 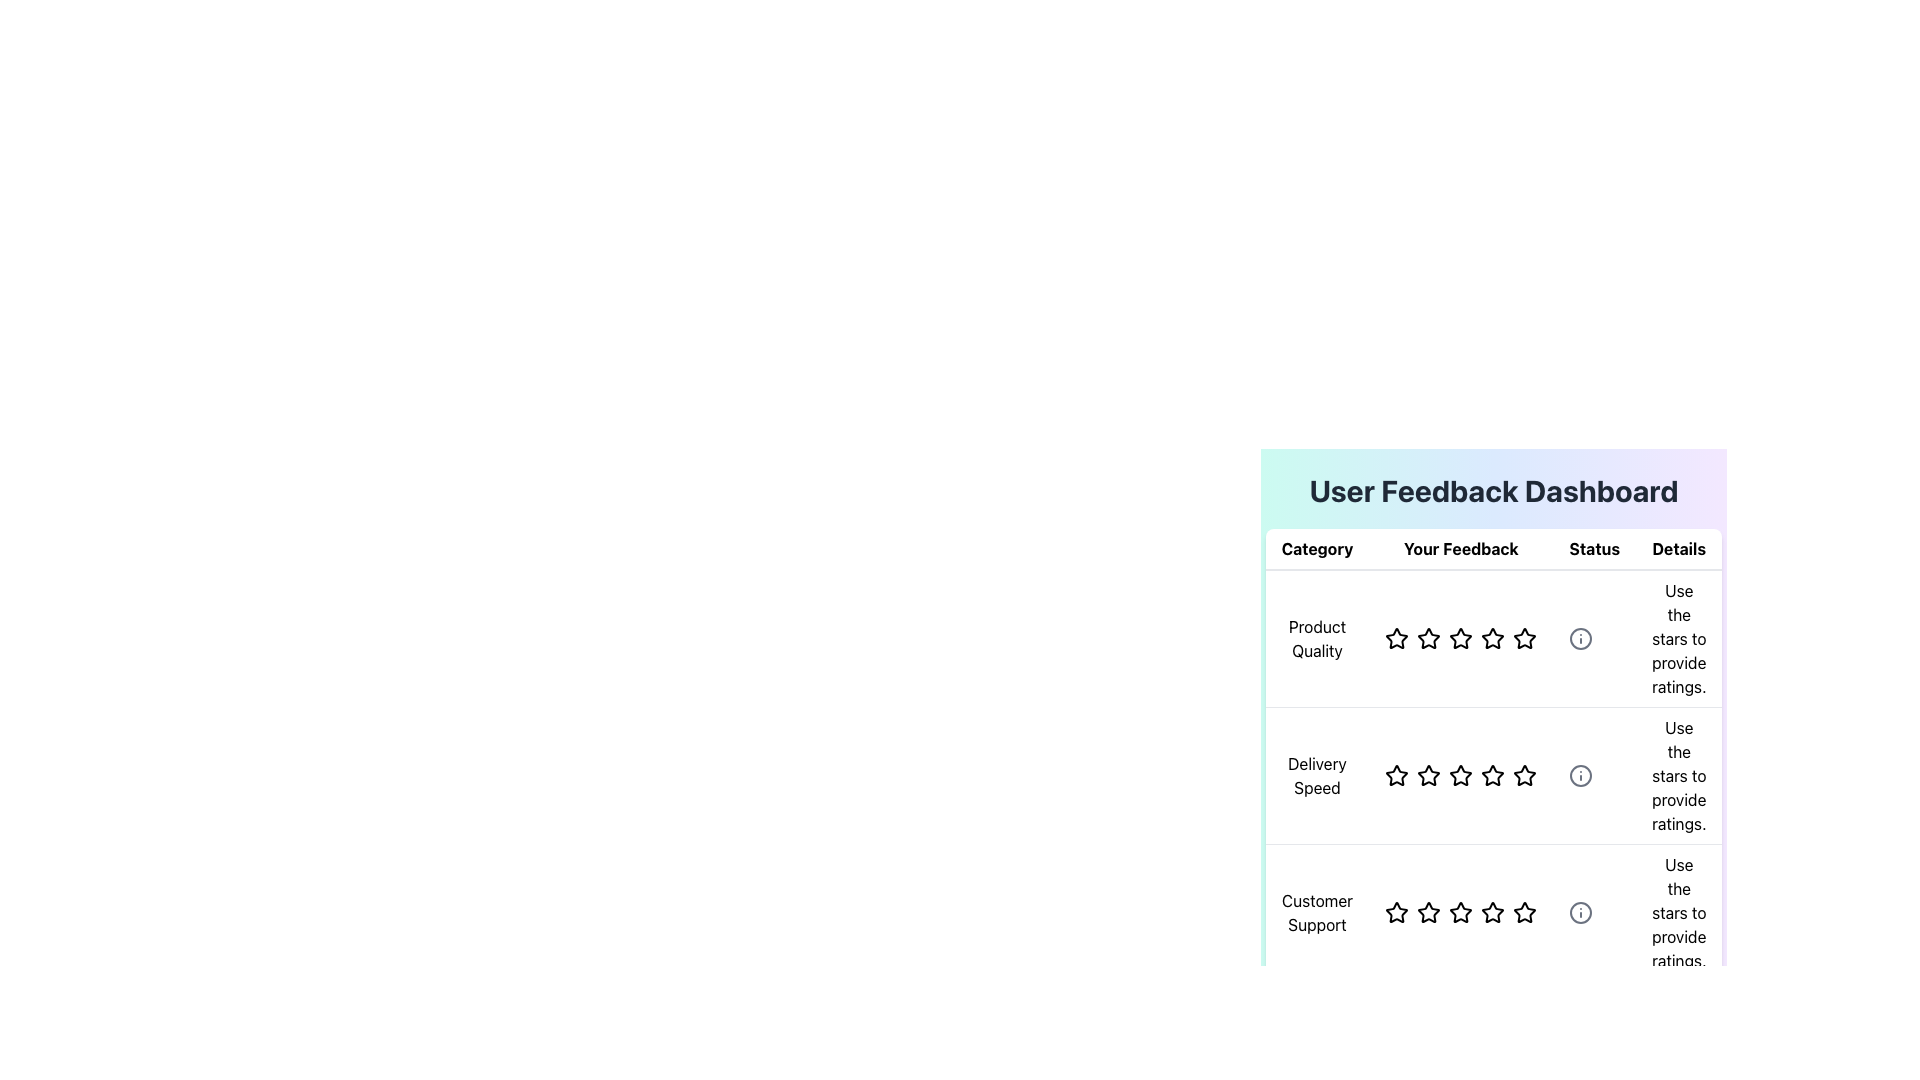 What do you see at coordinates (1461, 638) in the screenshot?
I see `the second star icon in the feedback table under 'Your Feedback' for 'Product Quality'` at bounding box center [1461, 638].